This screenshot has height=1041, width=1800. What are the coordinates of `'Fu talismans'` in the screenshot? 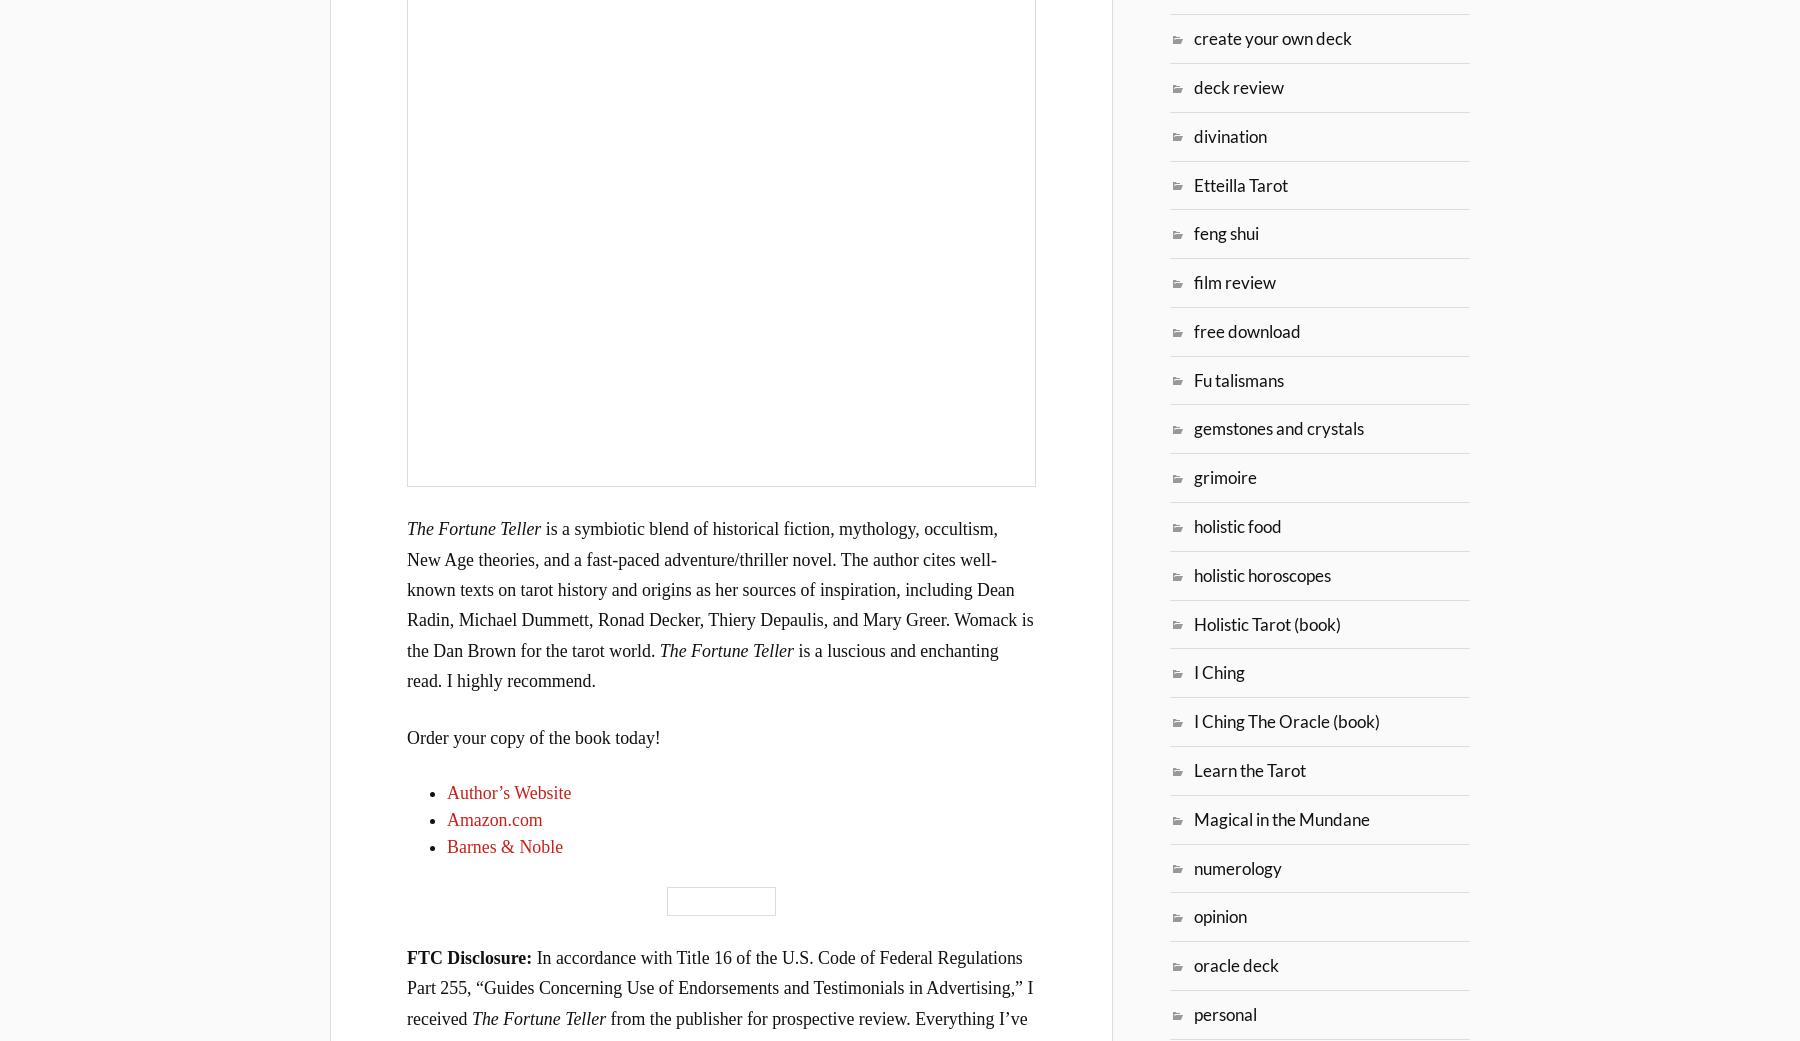 It's located at (1238, 379).